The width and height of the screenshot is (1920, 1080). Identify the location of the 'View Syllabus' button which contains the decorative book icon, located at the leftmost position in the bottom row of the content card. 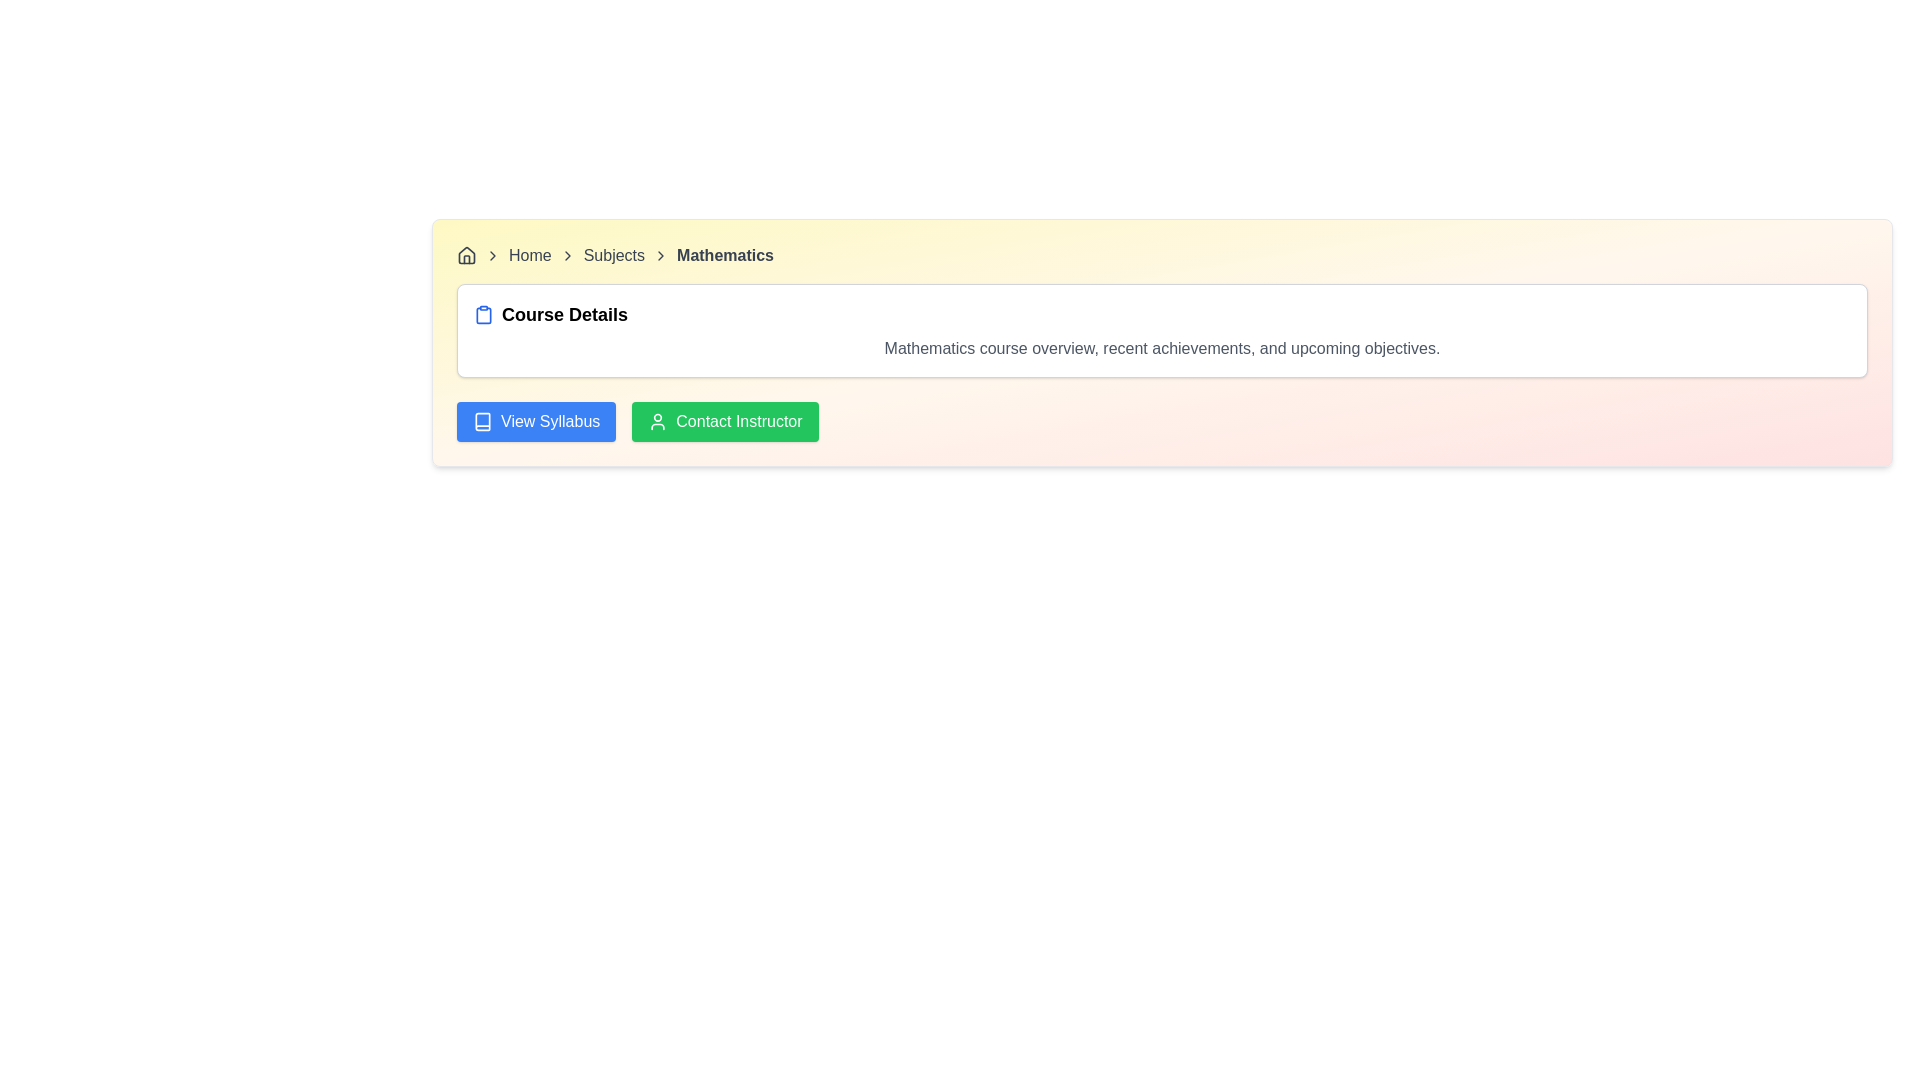
(483, 420).